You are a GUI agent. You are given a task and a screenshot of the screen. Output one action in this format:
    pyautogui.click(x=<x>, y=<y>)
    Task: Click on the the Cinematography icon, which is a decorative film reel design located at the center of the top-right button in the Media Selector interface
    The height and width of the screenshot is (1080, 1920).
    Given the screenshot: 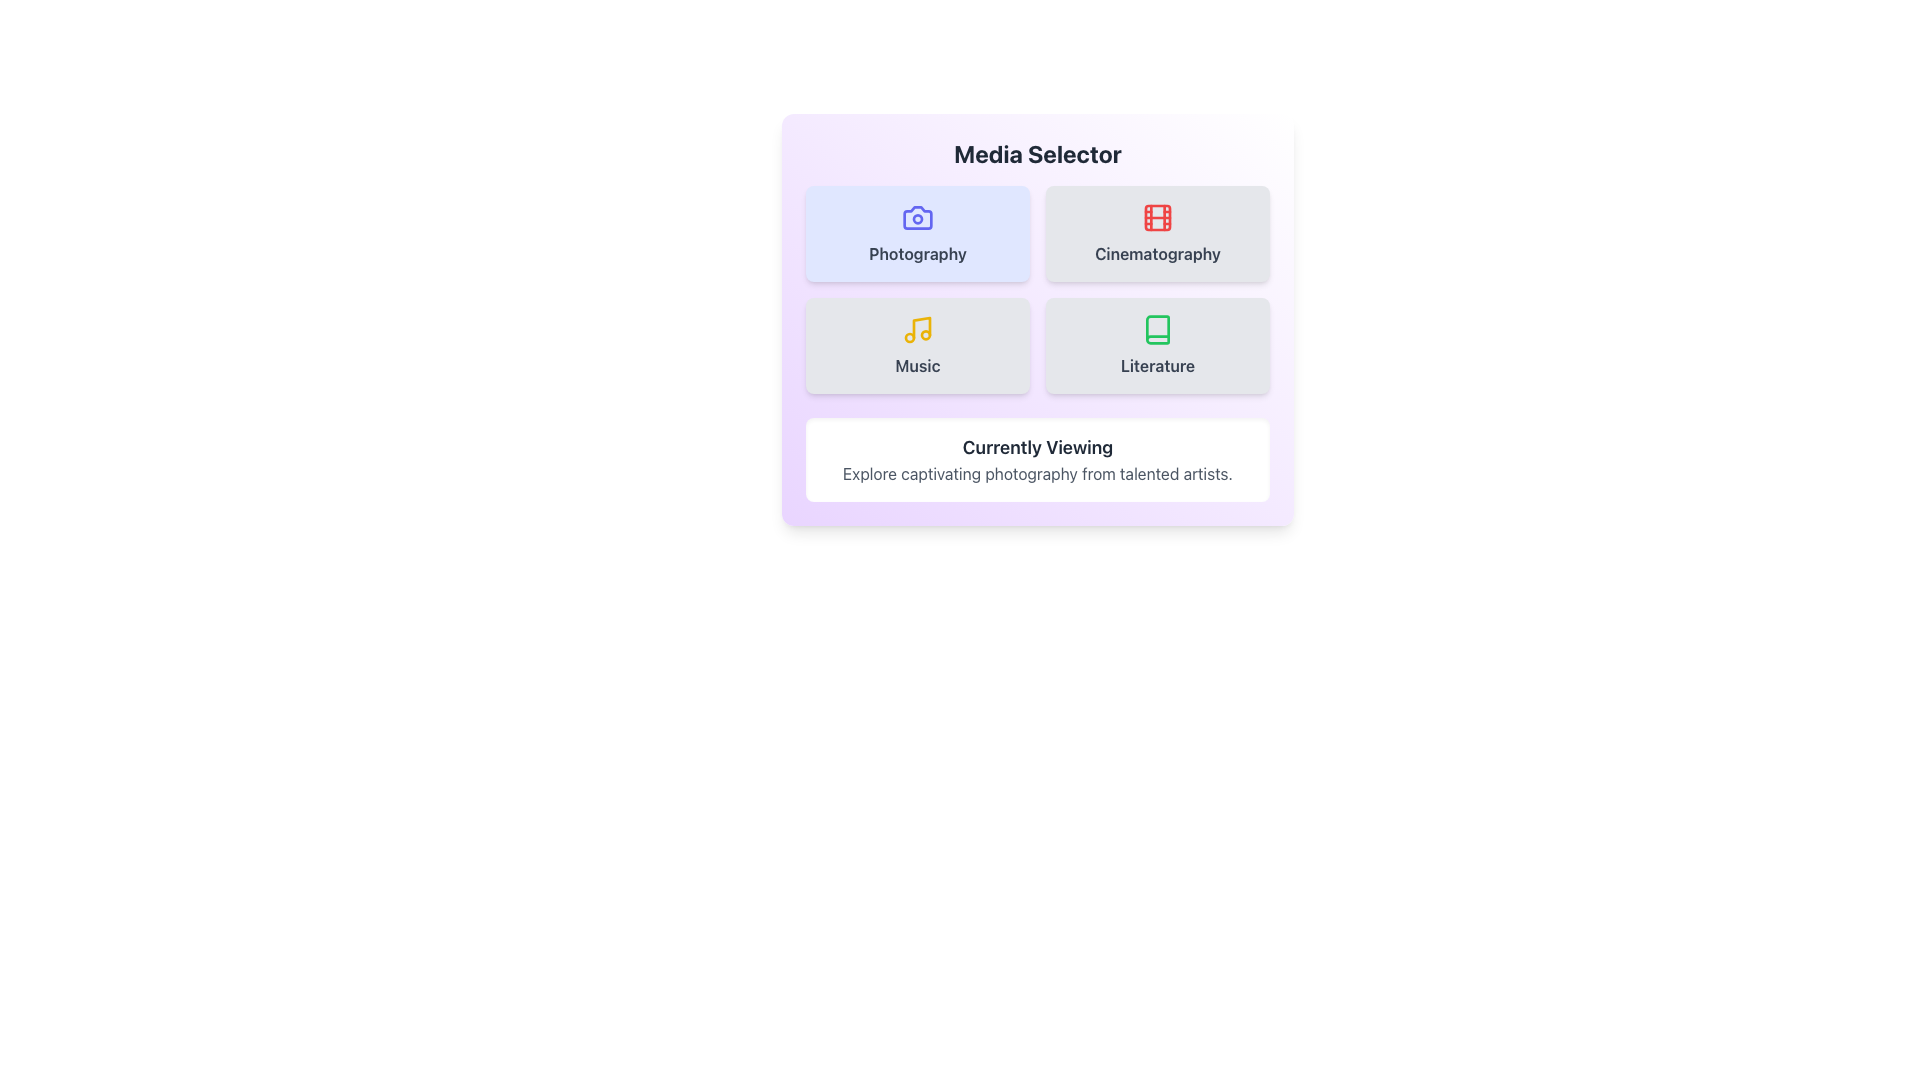 What is the action you would take?
    pyautogui.click(x=1157, y=218)
    